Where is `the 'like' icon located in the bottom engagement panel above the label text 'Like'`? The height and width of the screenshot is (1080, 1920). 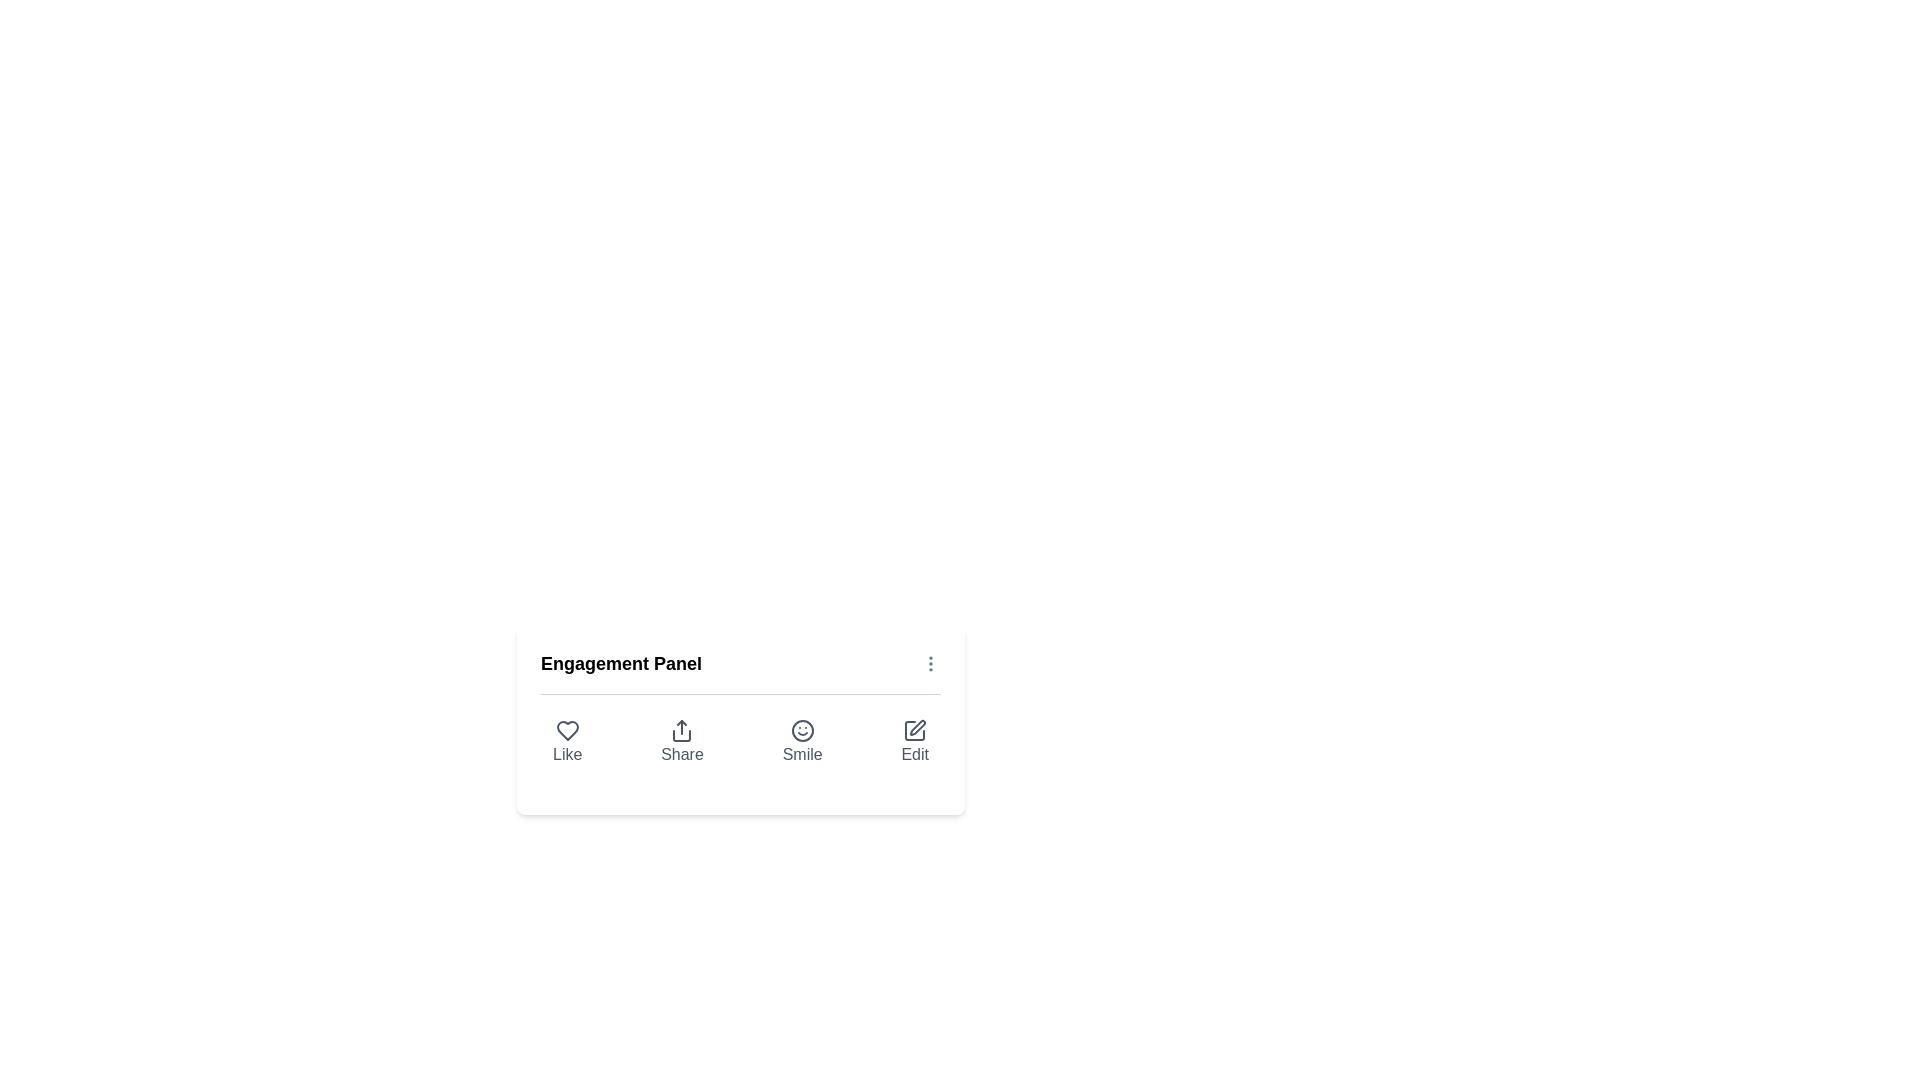
the 'like' icon located in the bottom engagement panel above the label text 'Like' is located at coordinates (566, 731).